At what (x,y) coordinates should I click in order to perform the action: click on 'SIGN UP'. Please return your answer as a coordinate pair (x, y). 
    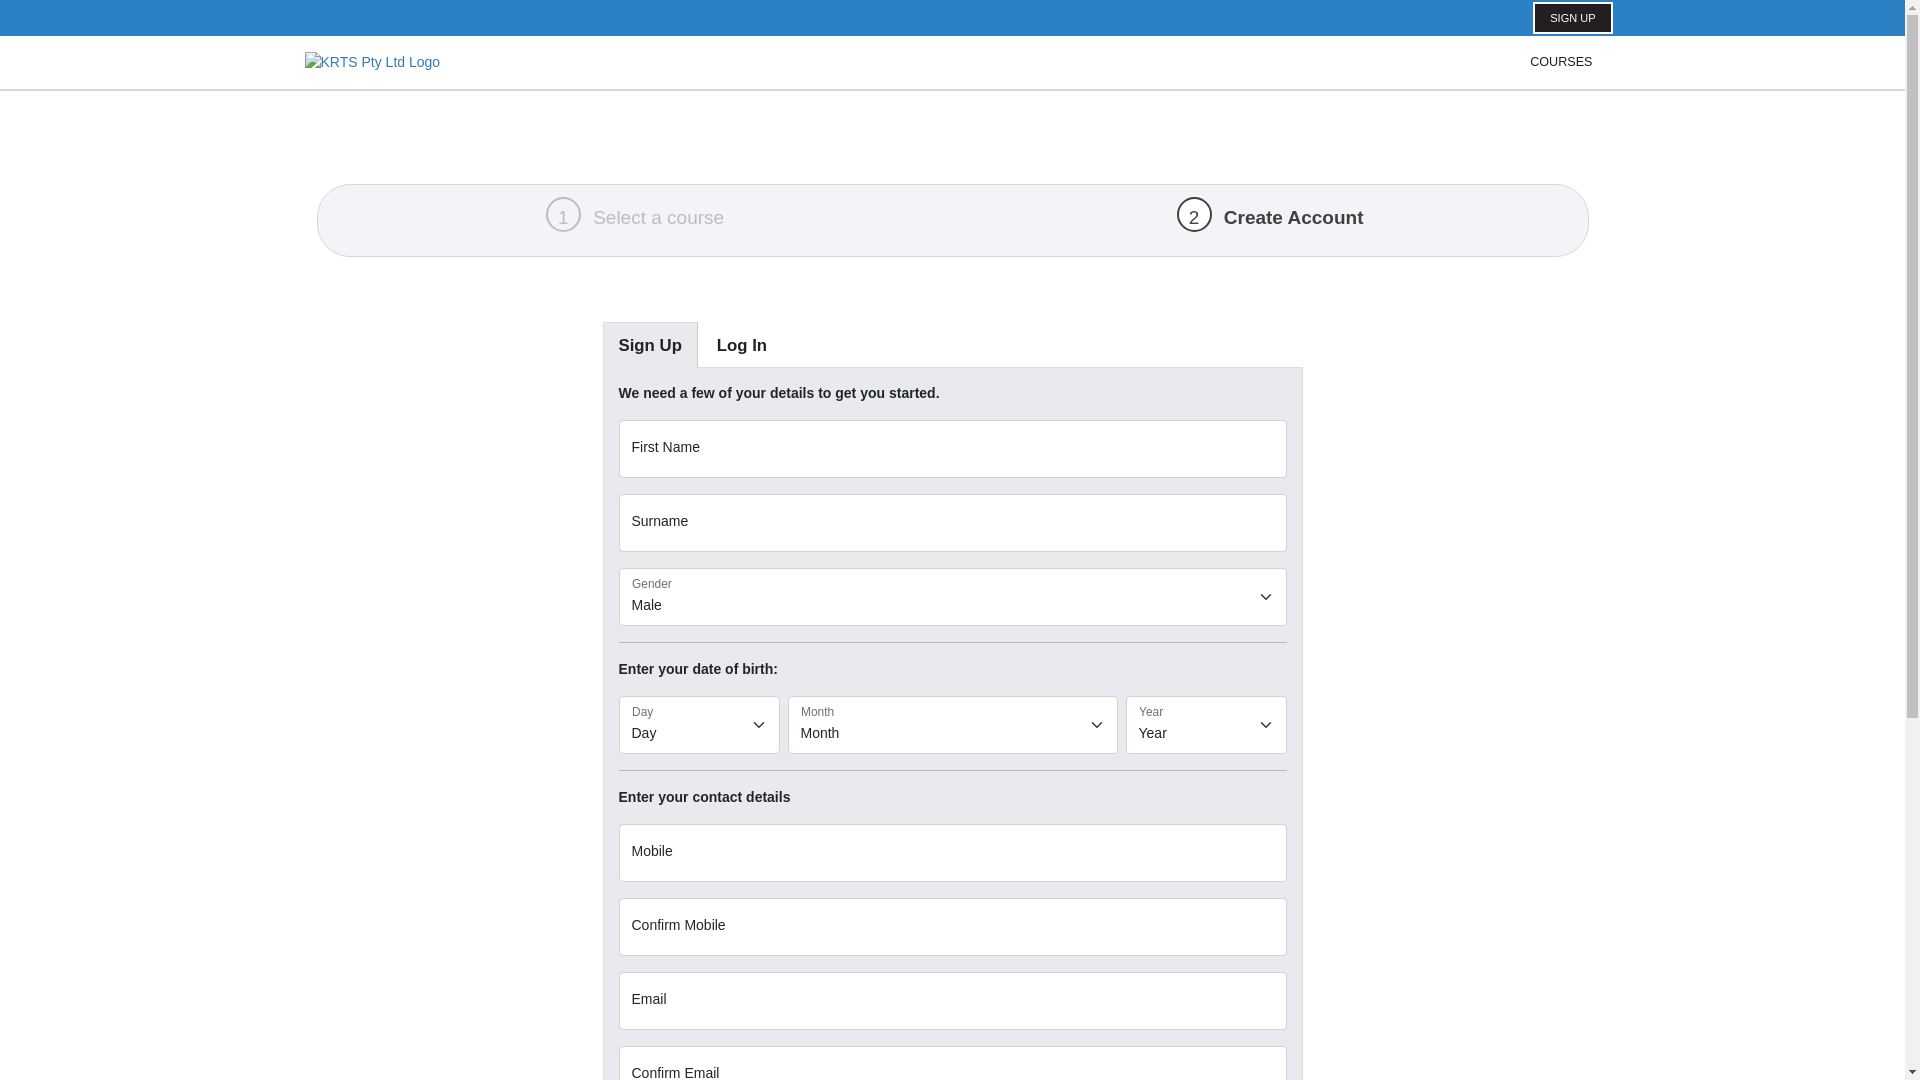
    Looking at the image, I should click on (1531, 18).